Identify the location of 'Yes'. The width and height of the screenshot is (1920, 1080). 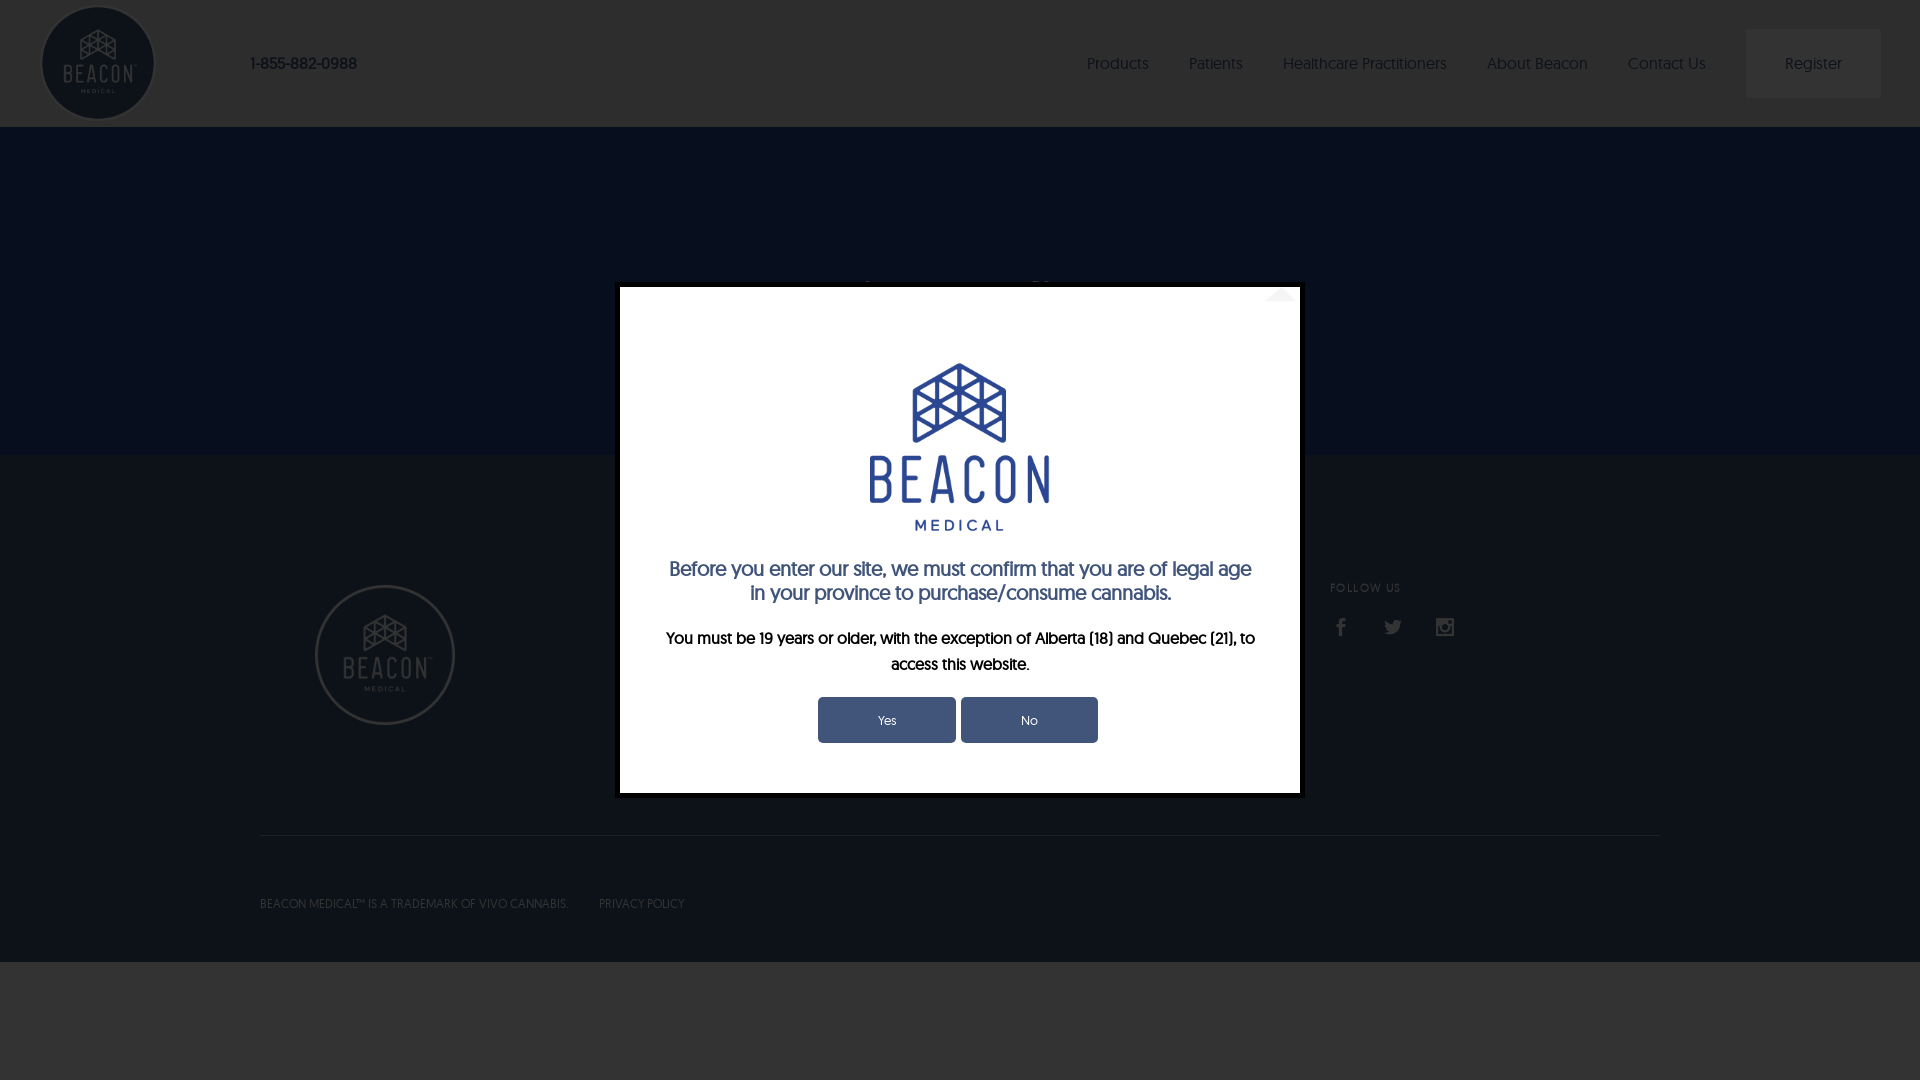
(886, 720).